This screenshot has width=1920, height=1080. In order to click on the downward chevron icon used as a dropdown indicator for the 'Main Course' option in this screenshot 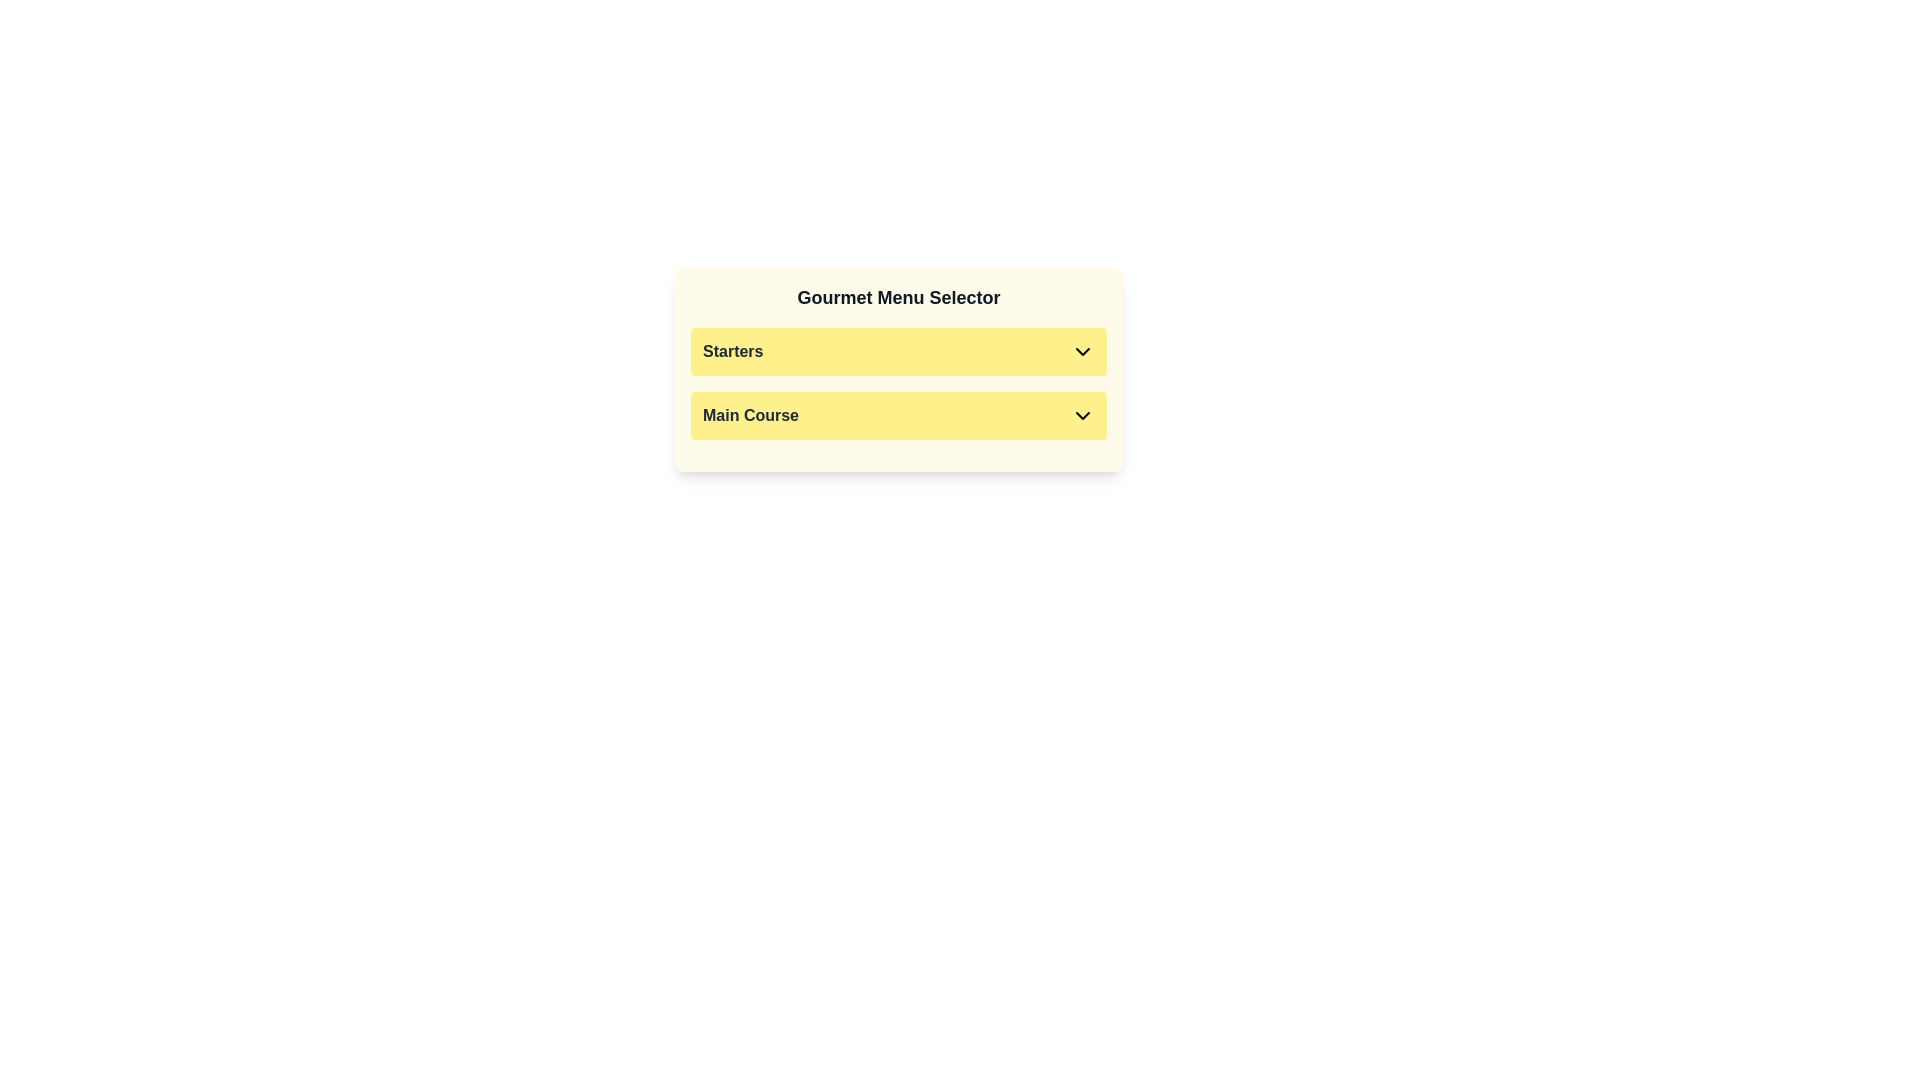, I will do `click(1082, 415)`.